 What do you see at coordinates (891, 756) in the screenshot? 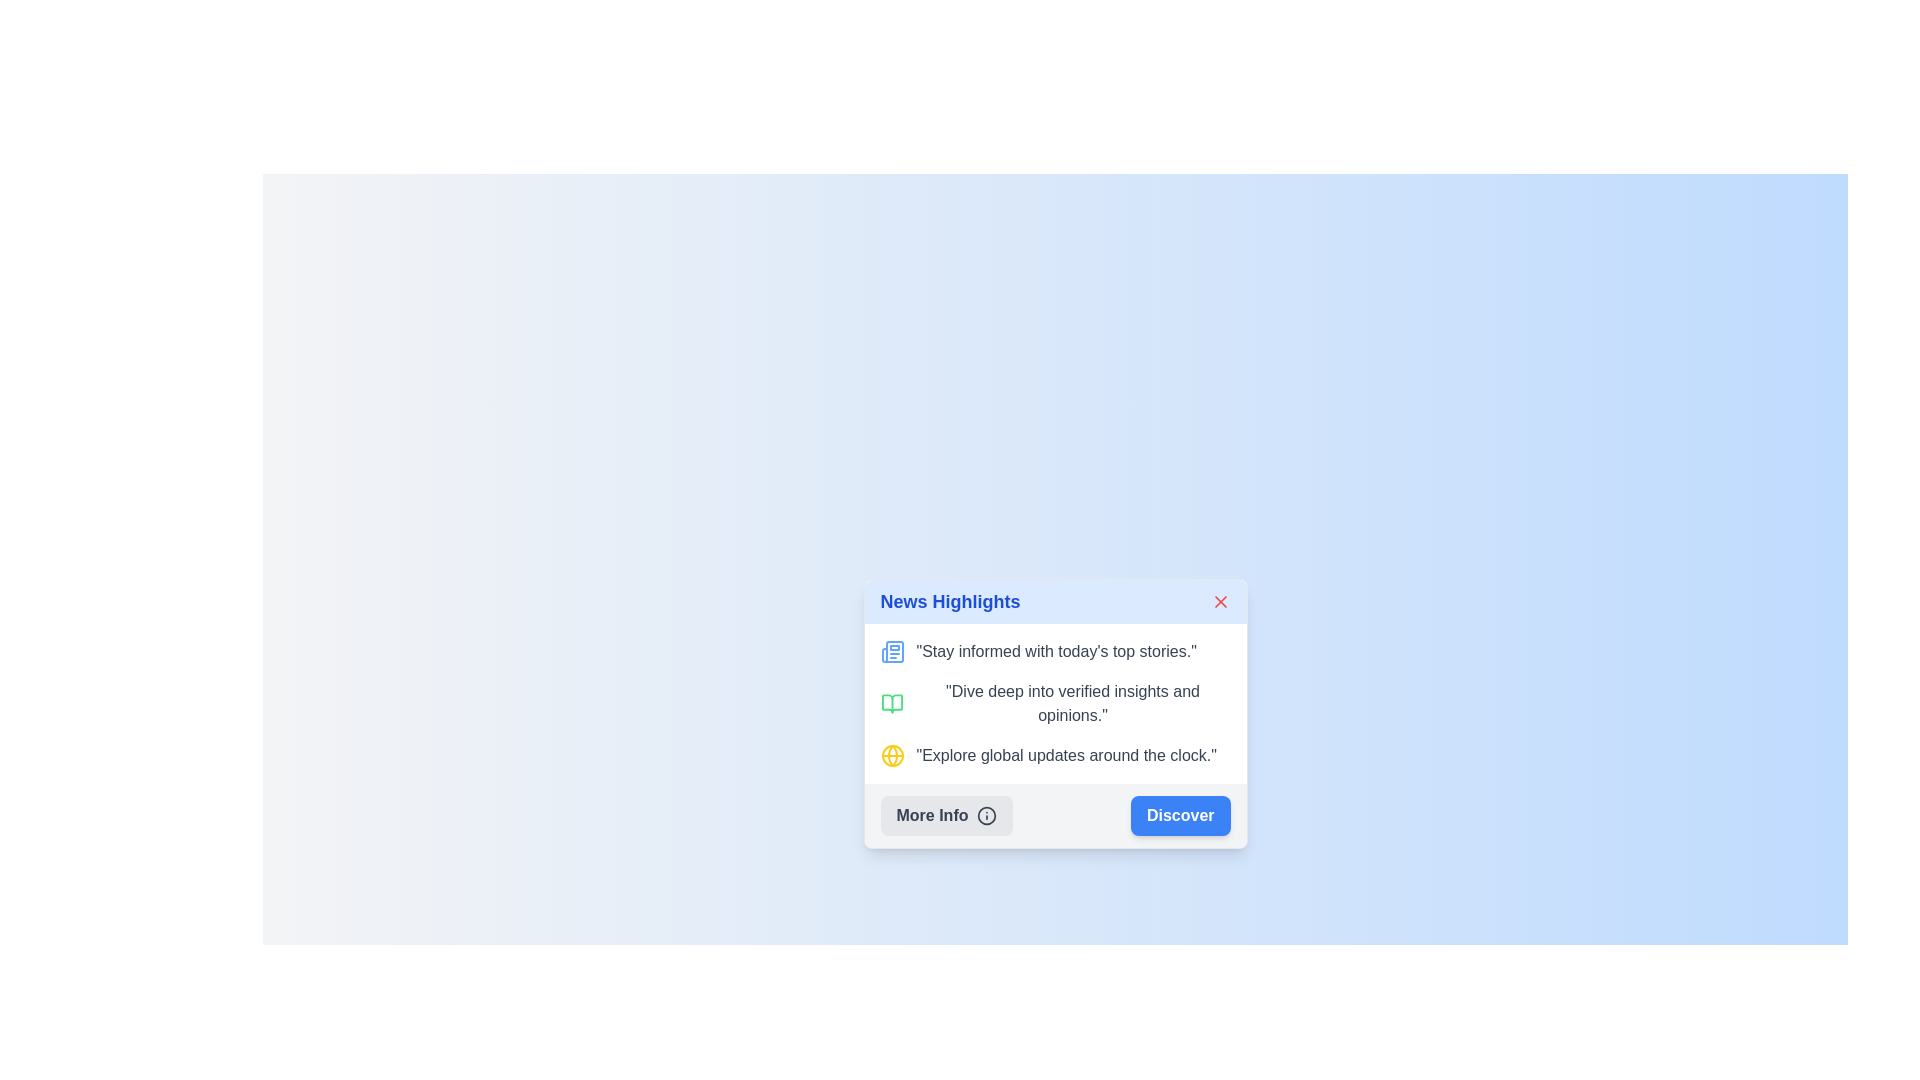
I see `the leftmost icon in the third row of the 'News Highlights' informational box, which represents global updates or worldwide information` at bounding box center [891, 756].